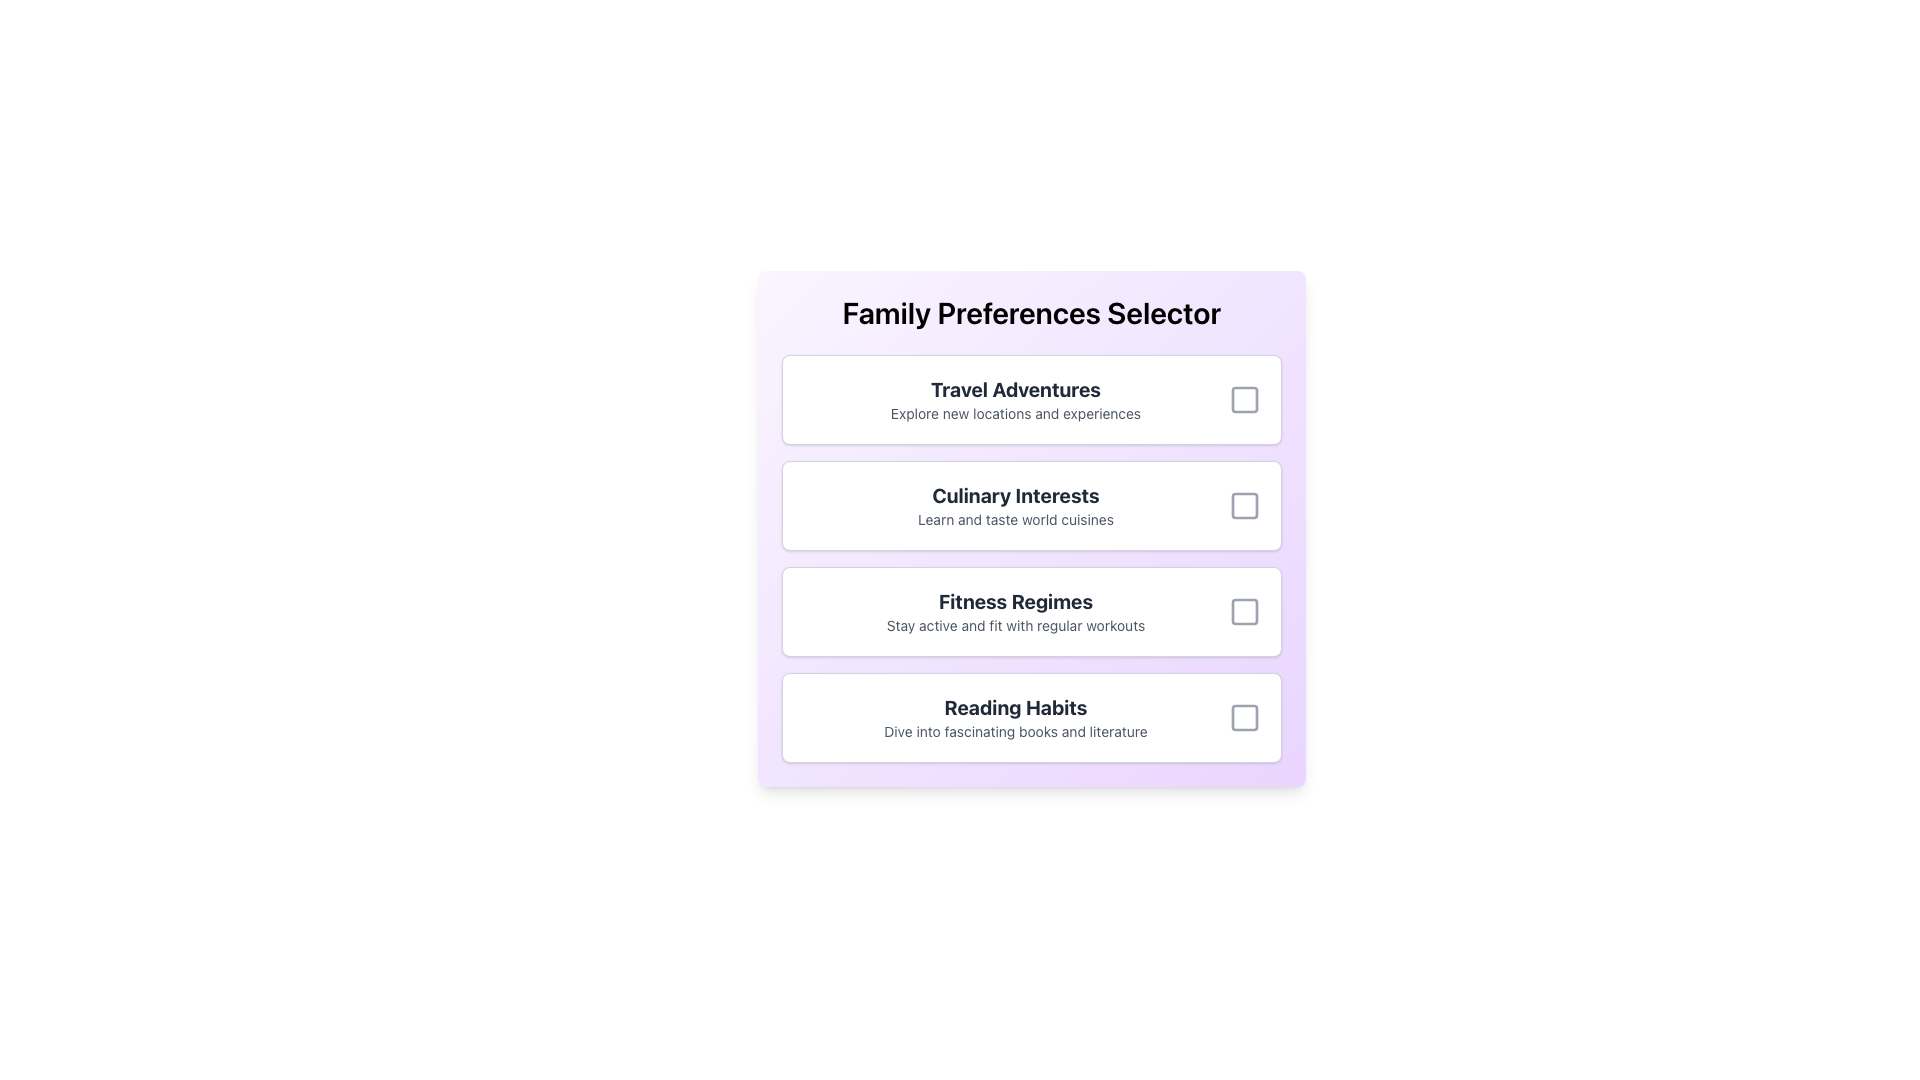 This screenshot has height=1080, width=1920. Describe the element at coordinates (1016, 732) in the screenshot. I see `the text label reading 'Dive into fascinating books and literature' which is styled in a smaller gray font and located directly below the bold title 'Reading Habits'` at that location.